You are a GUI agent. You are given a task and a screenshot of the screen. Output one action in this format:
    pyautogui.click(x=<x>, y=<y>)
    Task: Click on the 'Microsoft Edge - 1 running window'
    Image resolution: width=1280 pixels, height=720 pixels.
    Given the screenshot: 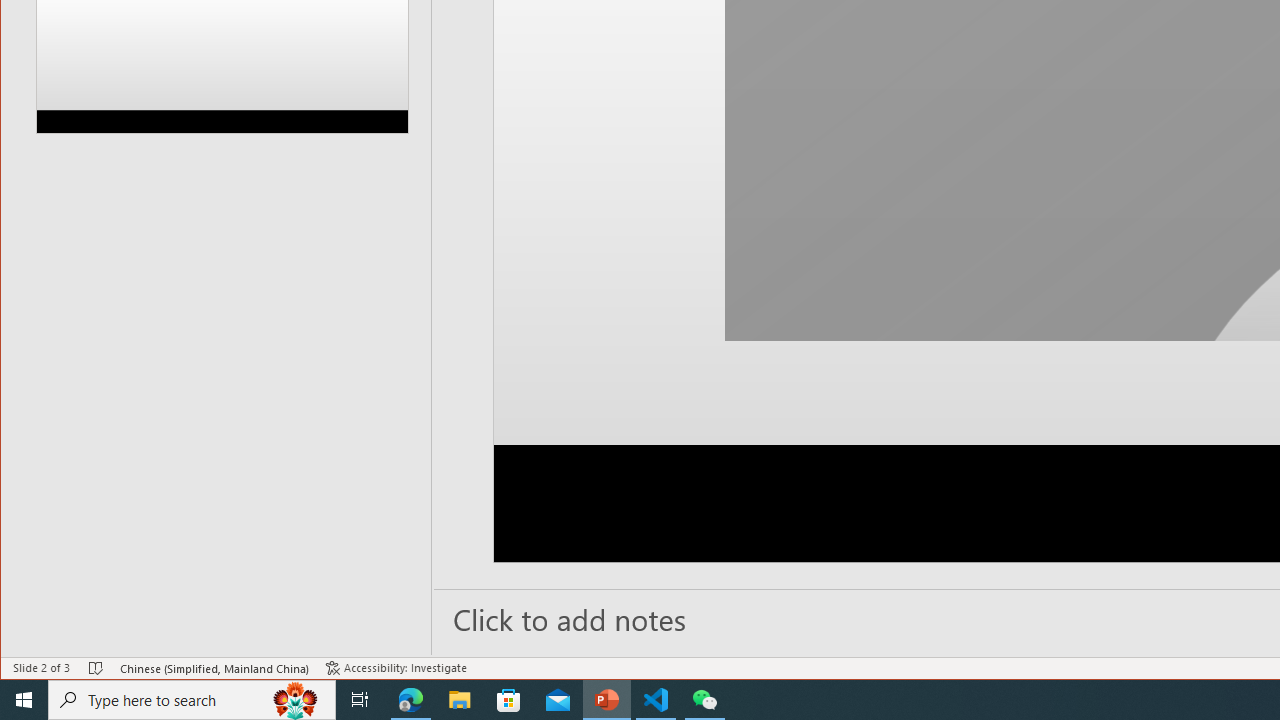 What is the action you would take?
    pyautogui.click(x=410, y=698)
    